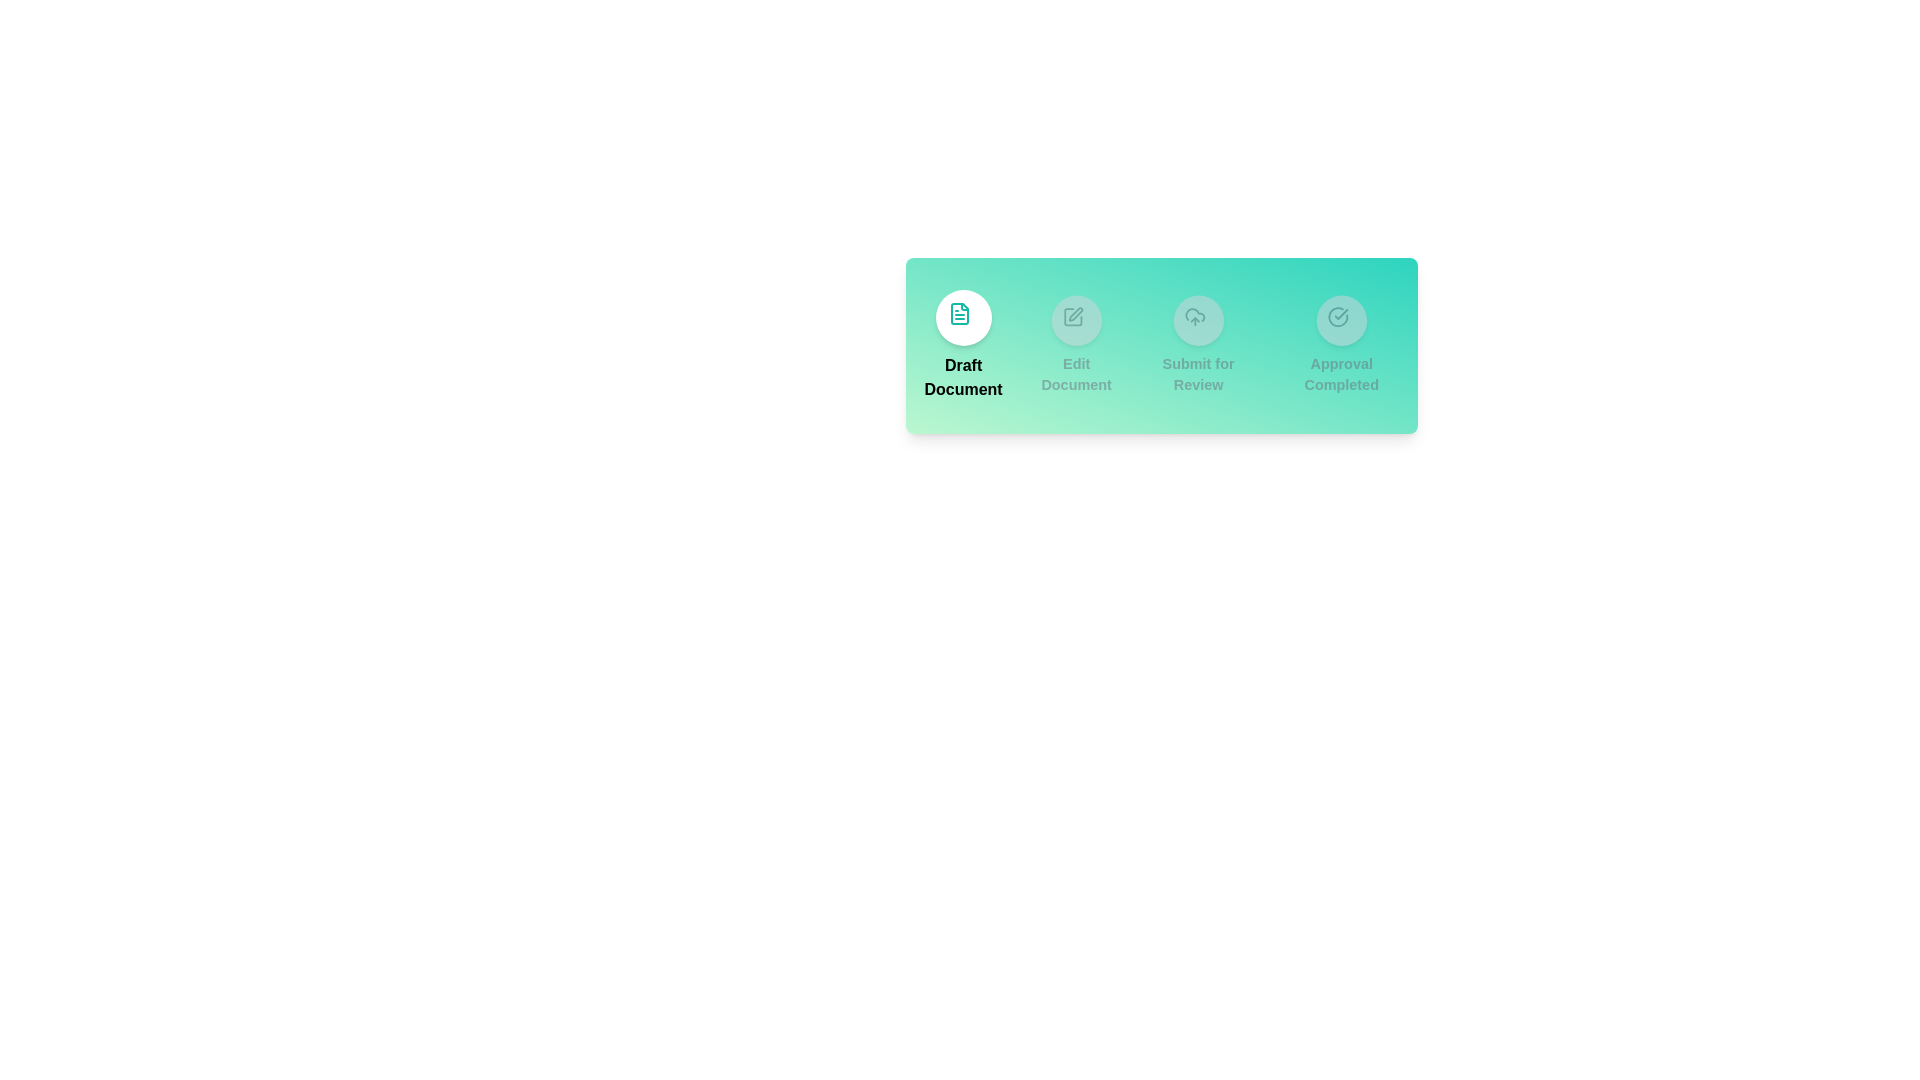 The width and height of the screenshot is (1920, 1080). What do you see at coordinates (963, 345) in the screenshot?
I see `the step corresponding to Draft Document` at bounding box center [963, 345].